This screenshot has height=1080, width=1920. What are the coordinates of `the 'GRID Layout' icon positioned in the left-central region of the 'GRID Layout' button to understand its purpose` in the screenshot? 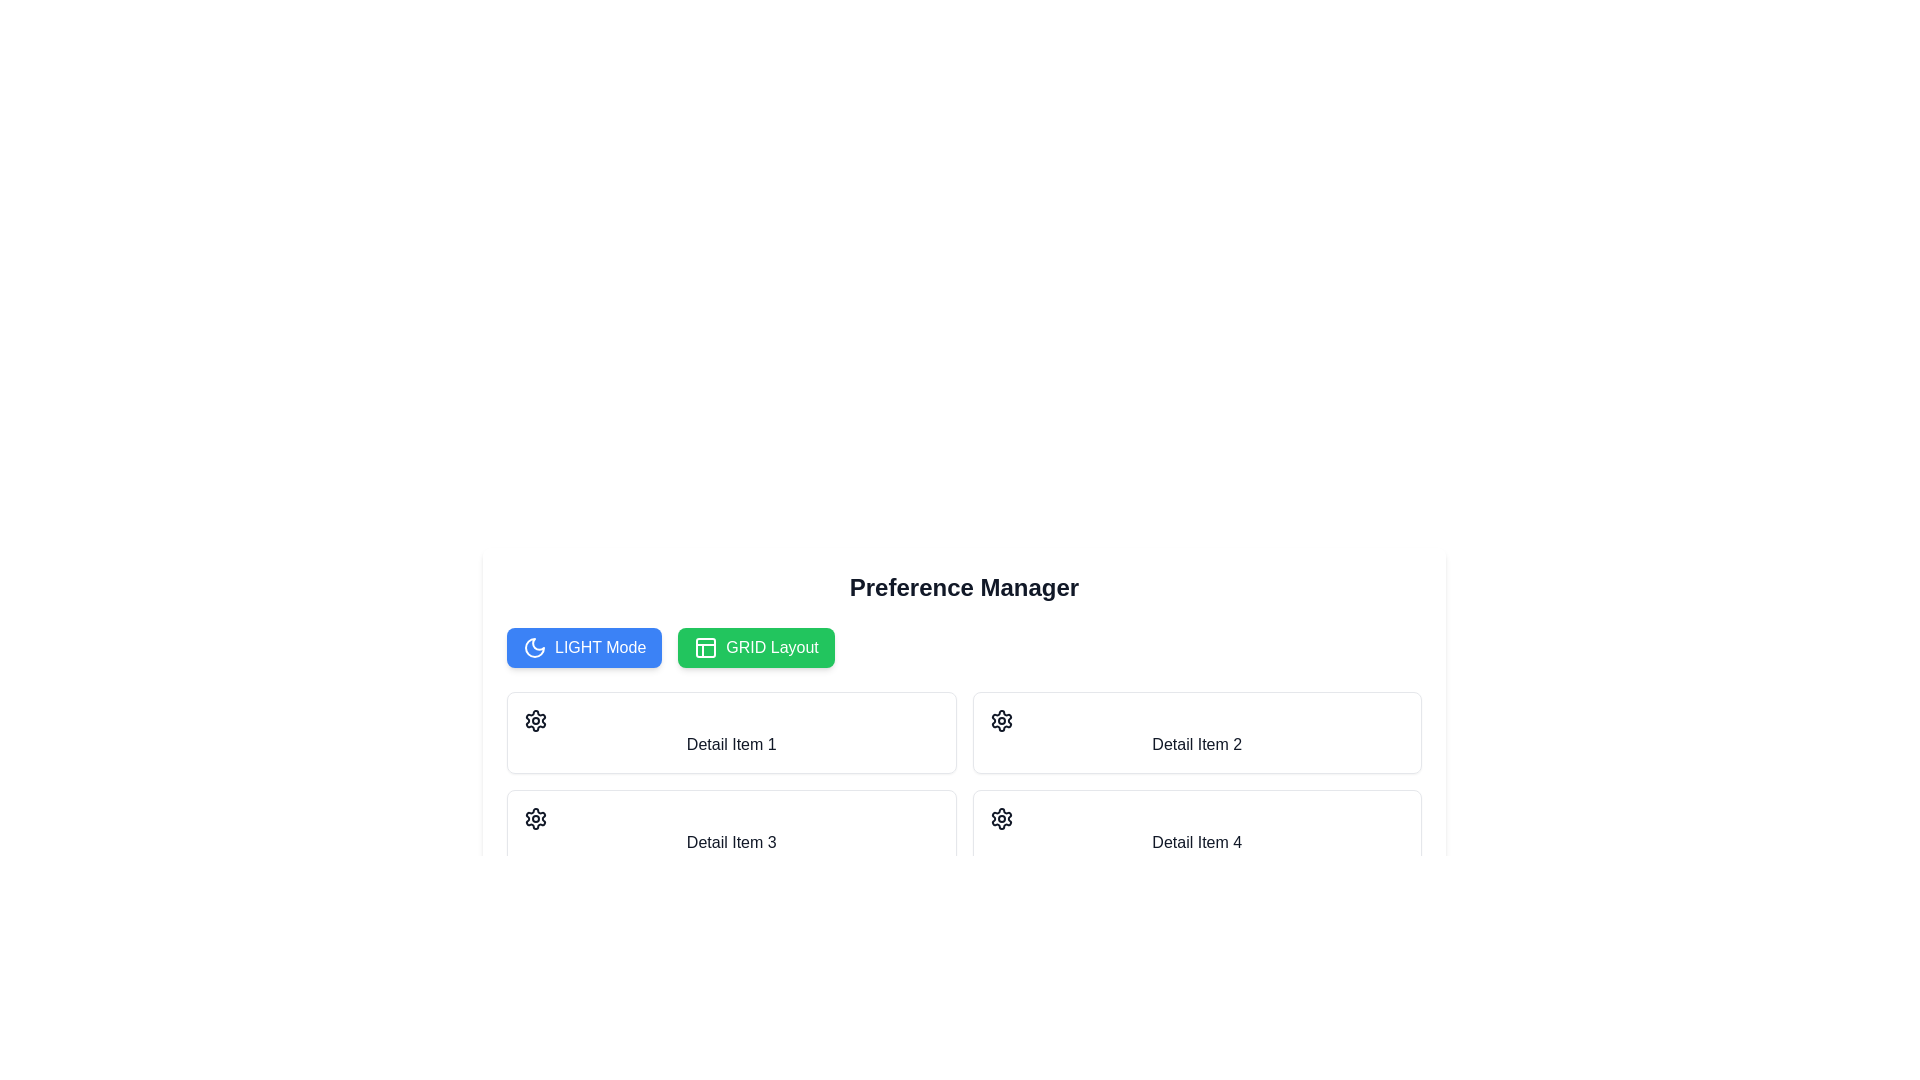 It's located at (706, 648).